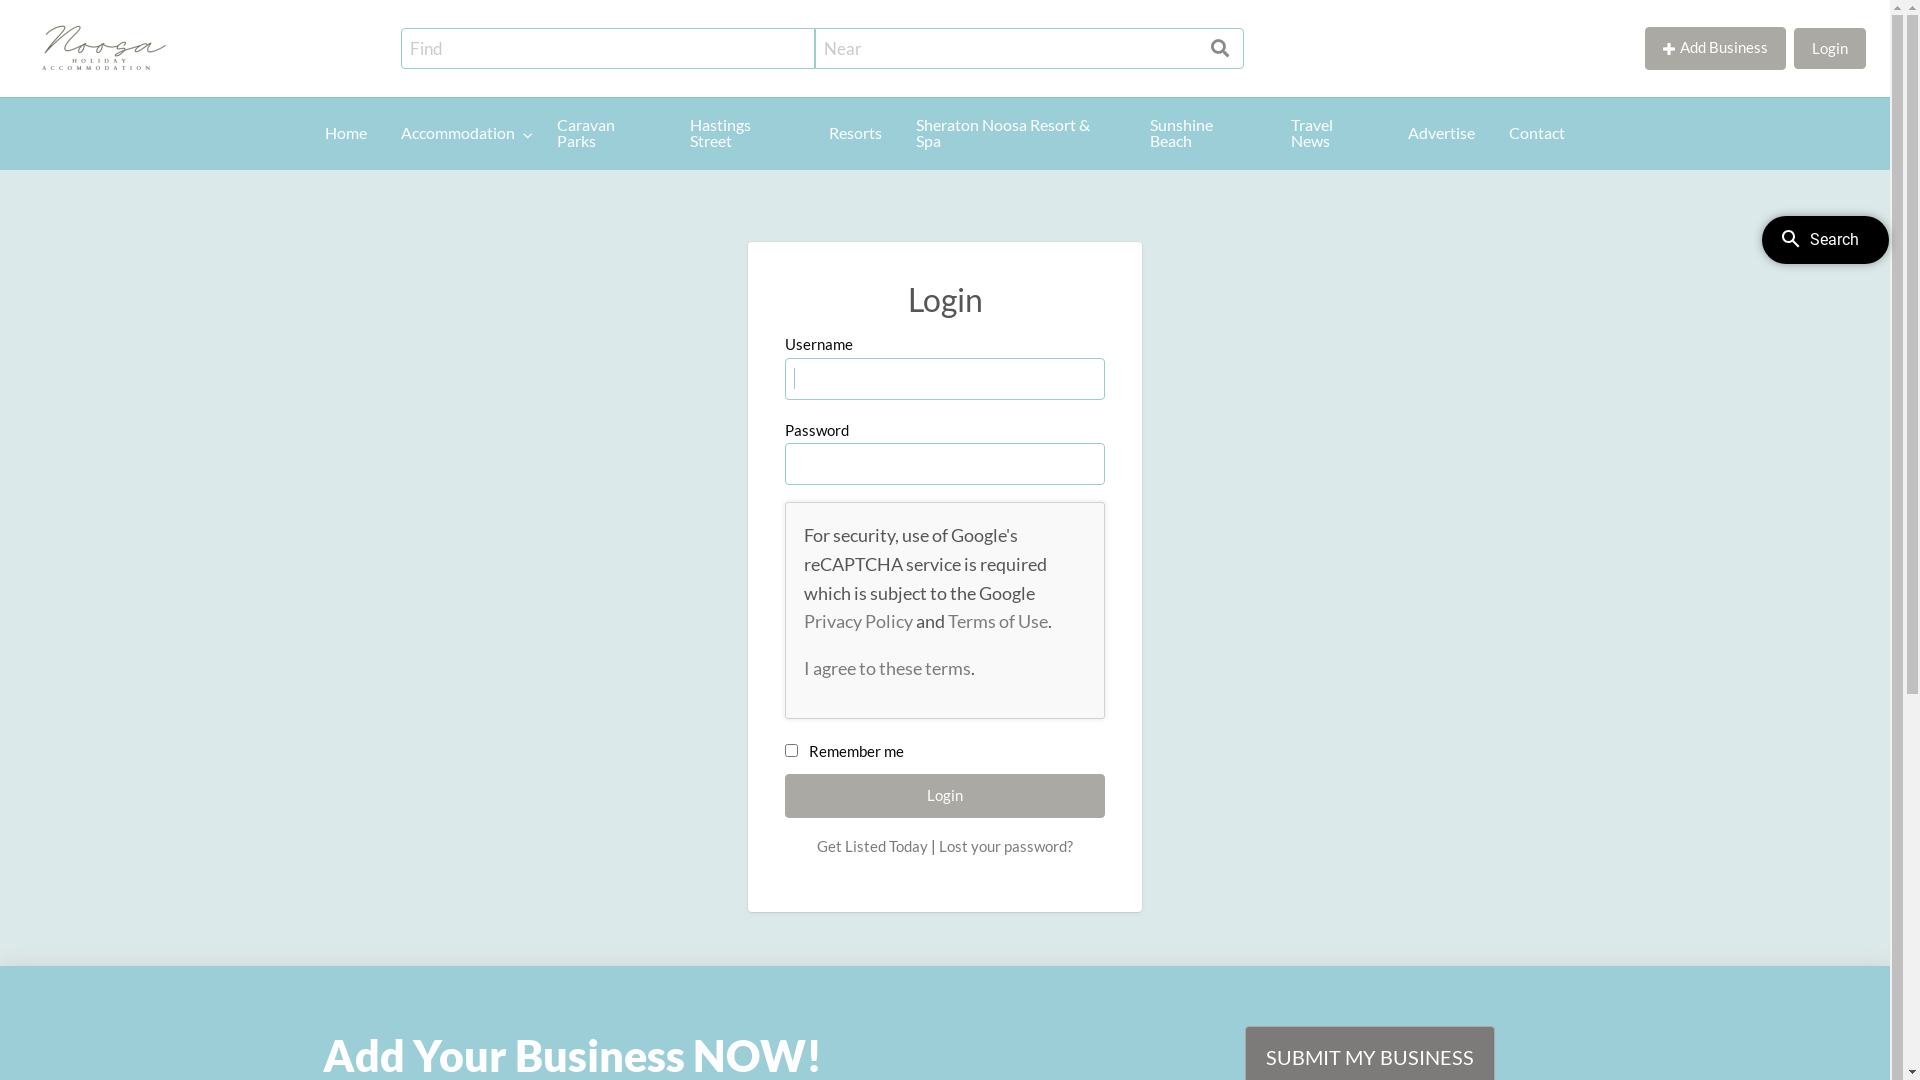  What do you see at coordinates (1441, 133) in the screenshot?
I see `'Advertise'` at bounding box center [1441, 133].